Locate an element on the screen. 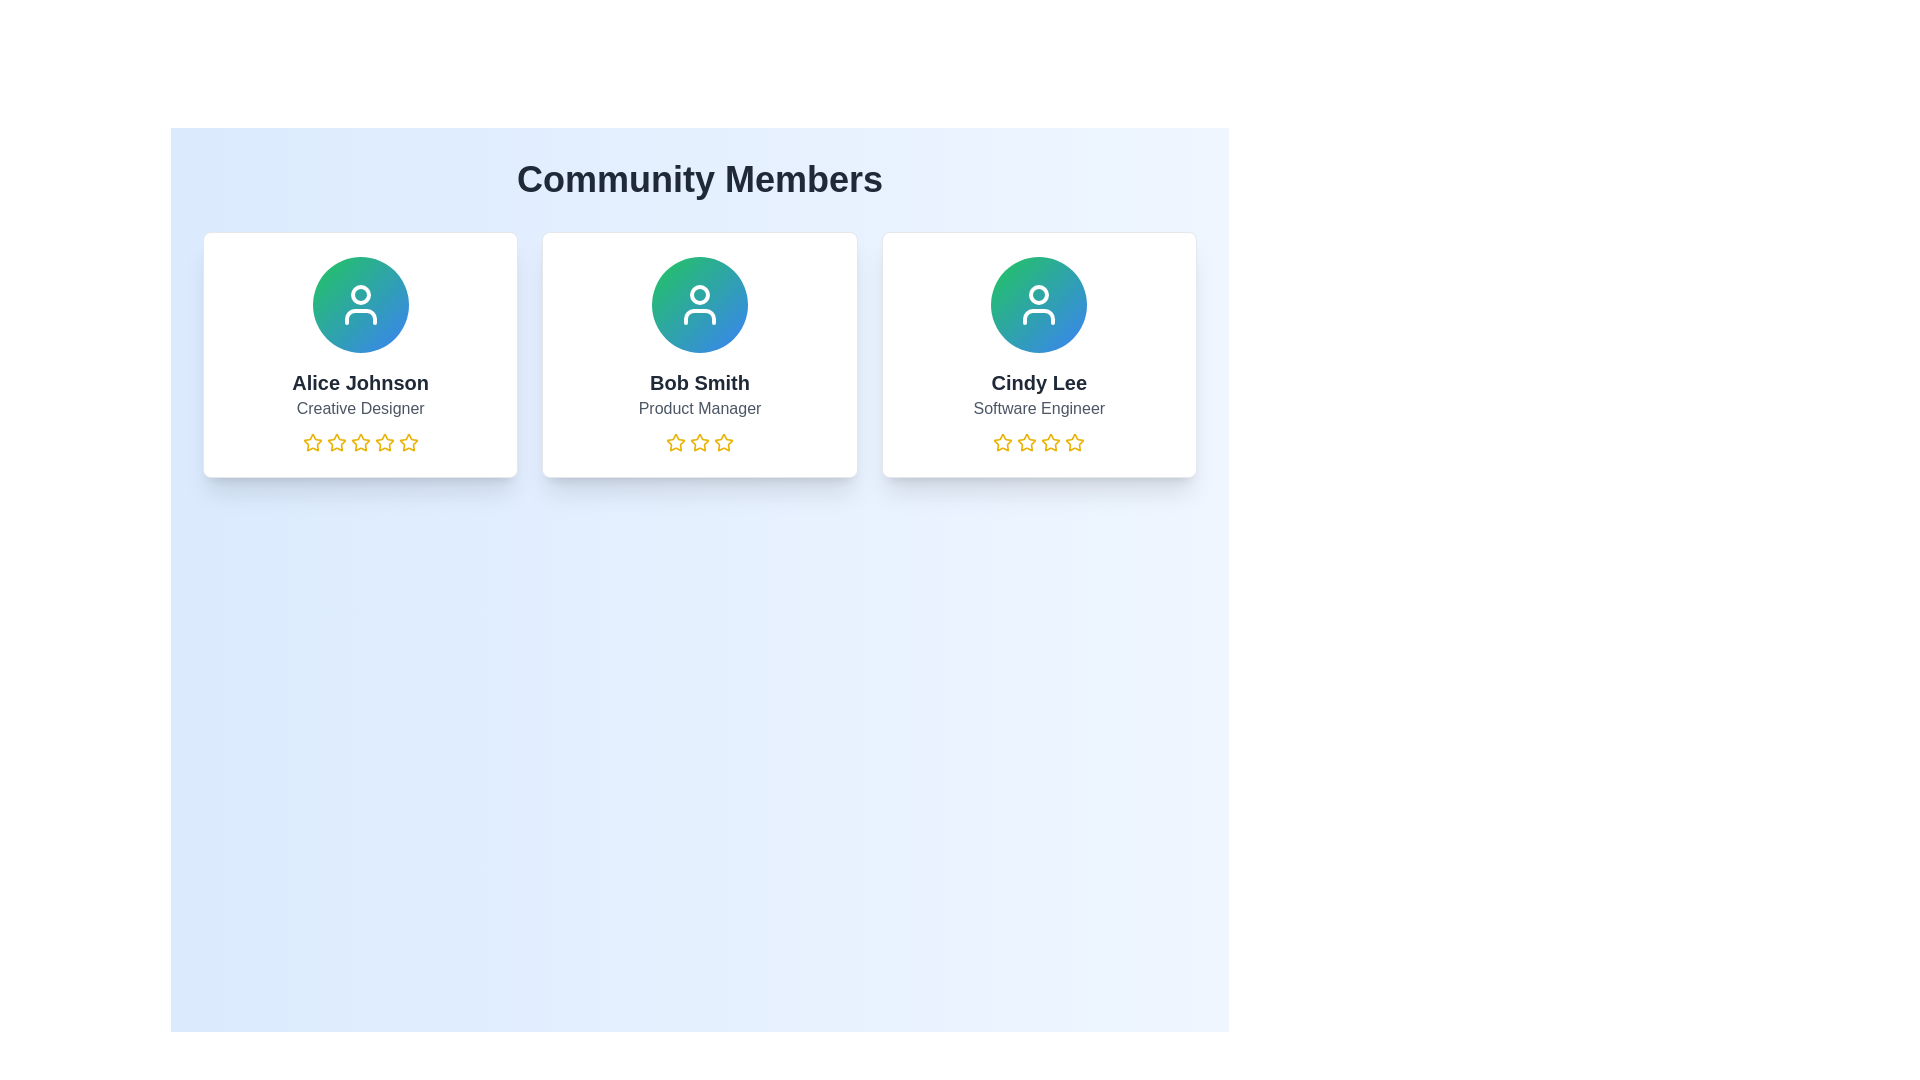  the second star-shaped rating icon in the row of stars for Alice Johnson is located at coordinates (311, 441).